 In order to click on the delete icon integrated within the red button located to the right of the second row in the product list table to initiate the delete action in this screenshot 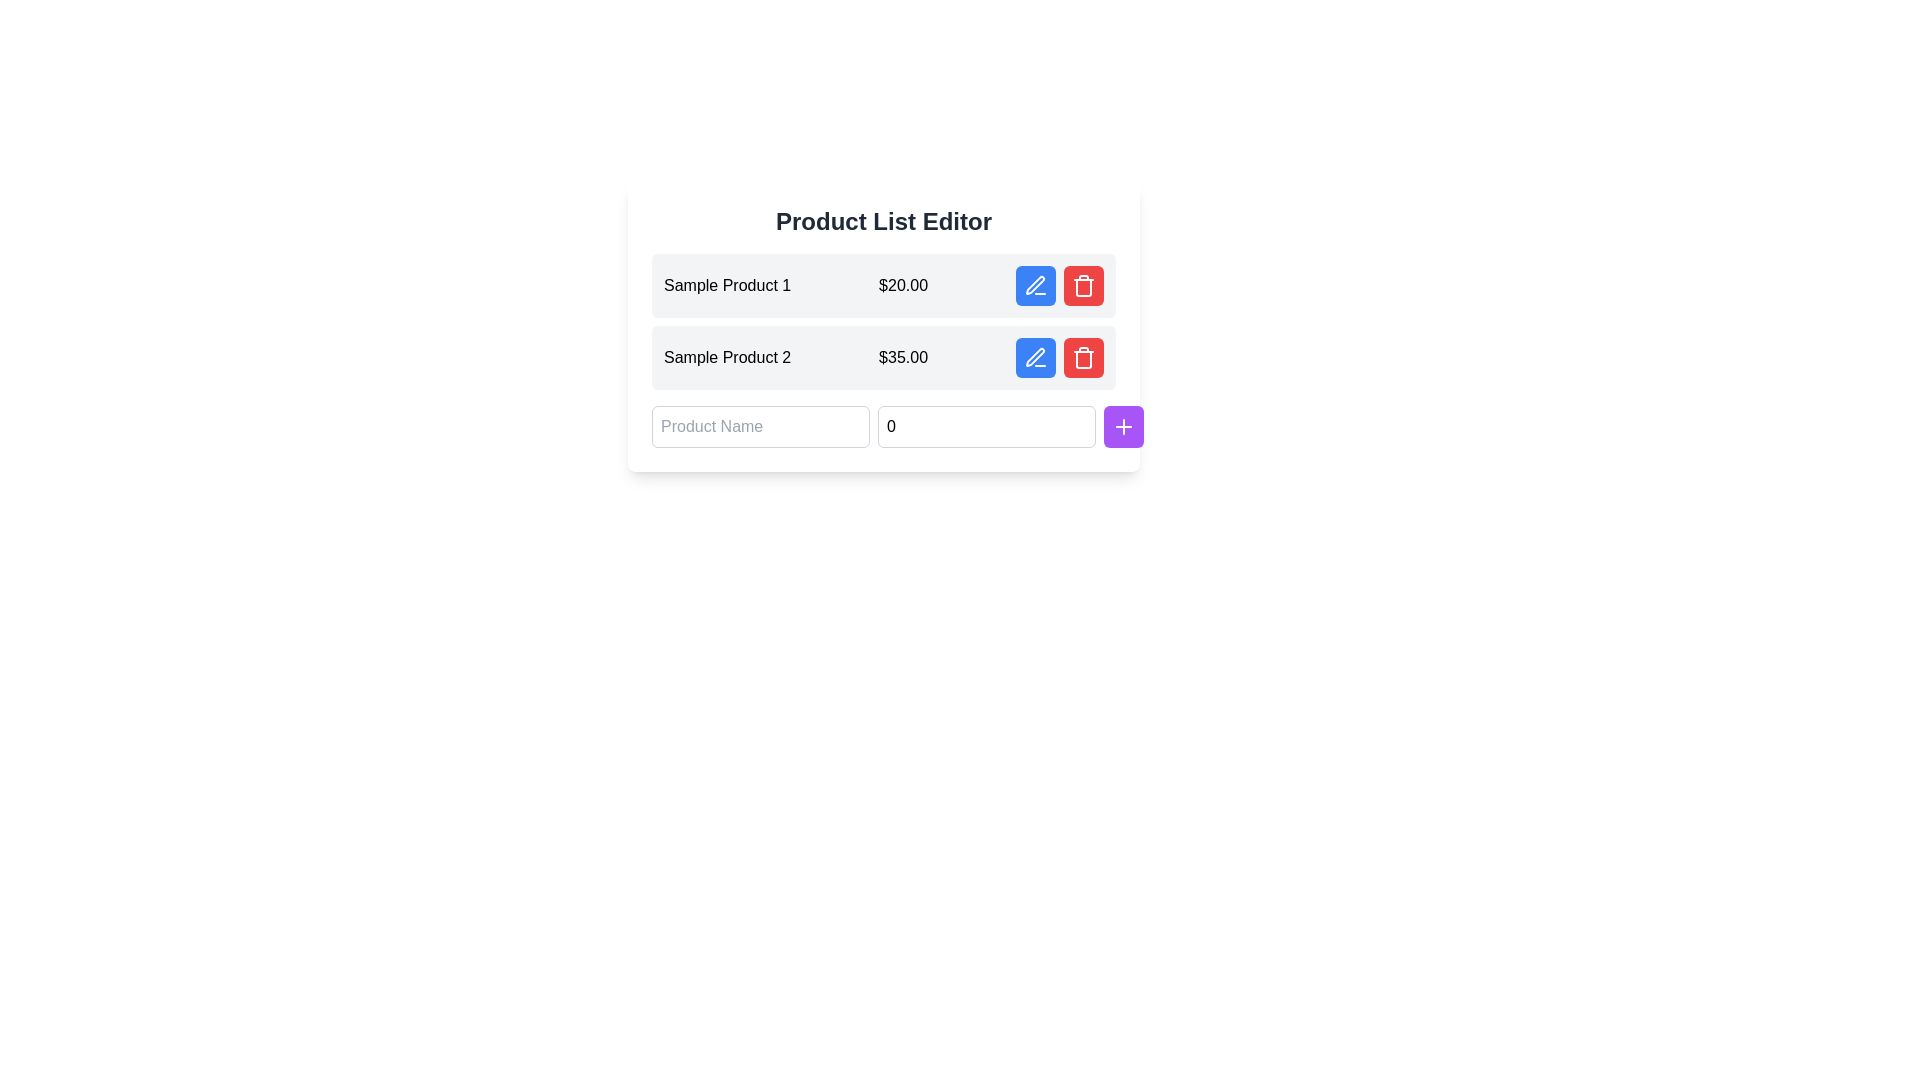, I will do `click(1083, 285)`.